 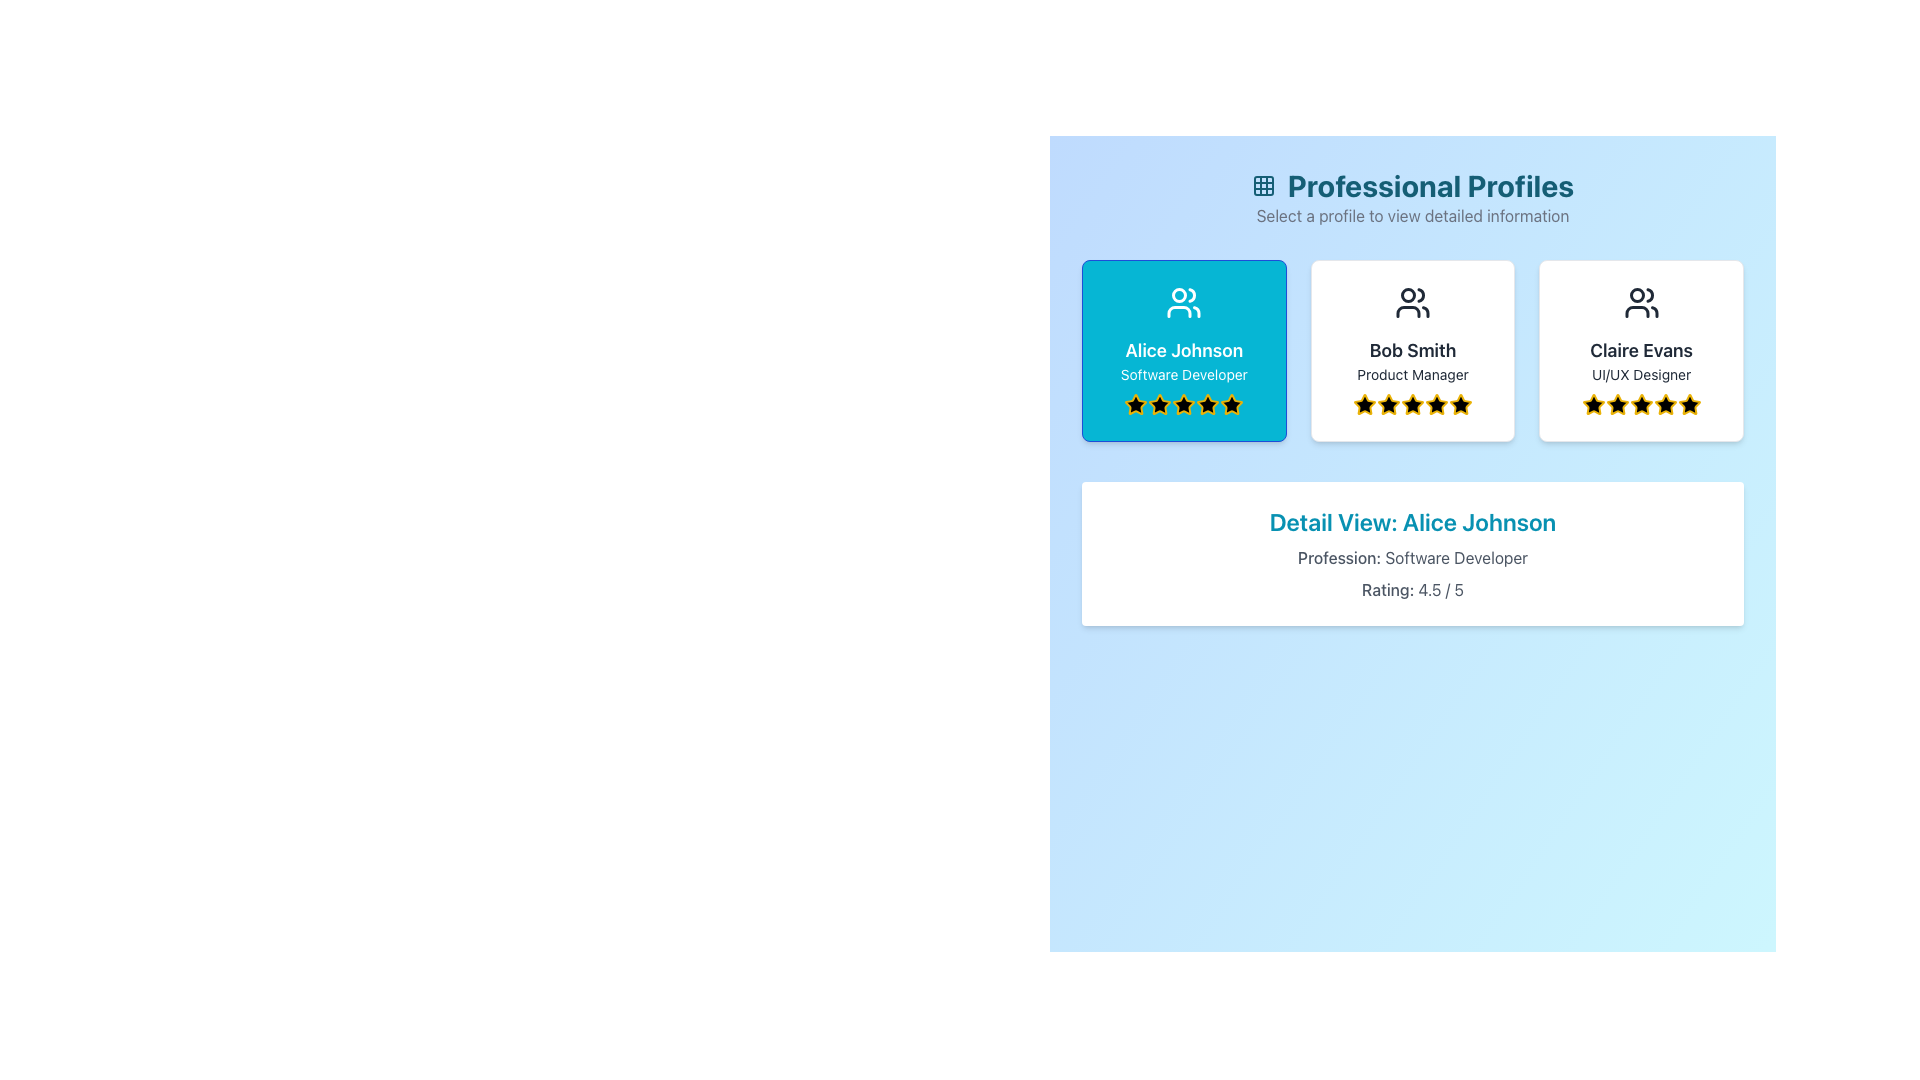 I want to click on the yellow star icon with a hollow black center, which is the fourth star in the rating section under 'Alice Johnson' in the 'Professional Profiles' panel, so click(x=1184, y=405).